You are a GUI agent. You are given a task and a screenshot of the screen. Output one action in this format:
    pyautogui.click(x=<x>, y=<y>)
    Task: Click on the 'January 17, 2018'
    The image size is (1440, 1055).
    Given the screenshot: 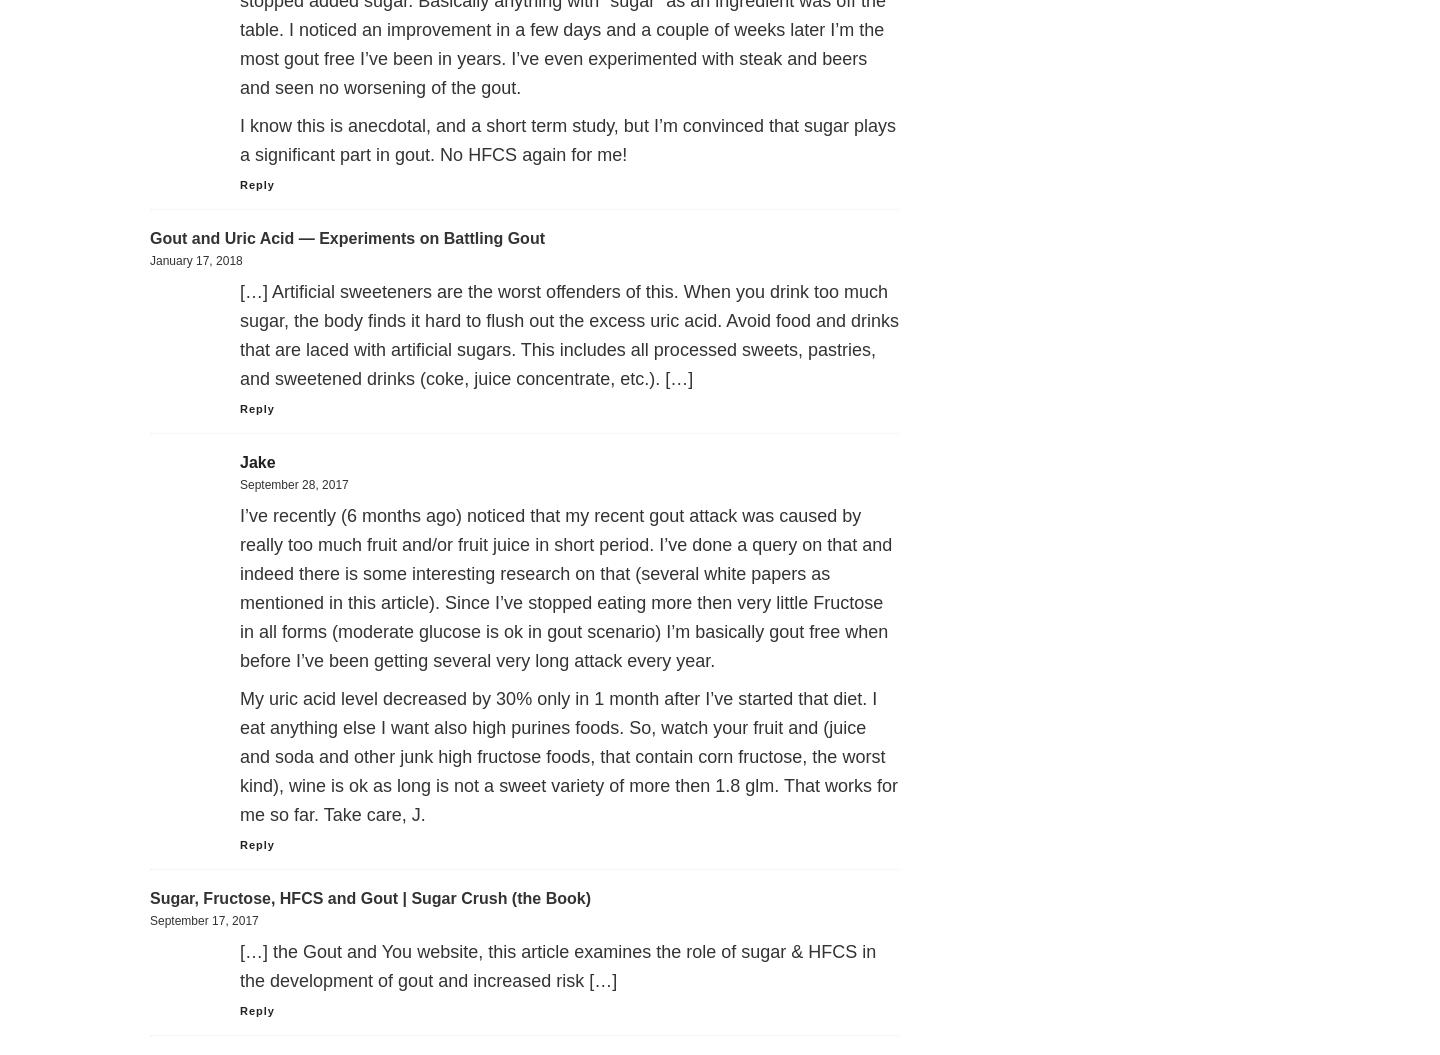 What is the action you would take?
    pyautogui.click(x=195, y=261)
    